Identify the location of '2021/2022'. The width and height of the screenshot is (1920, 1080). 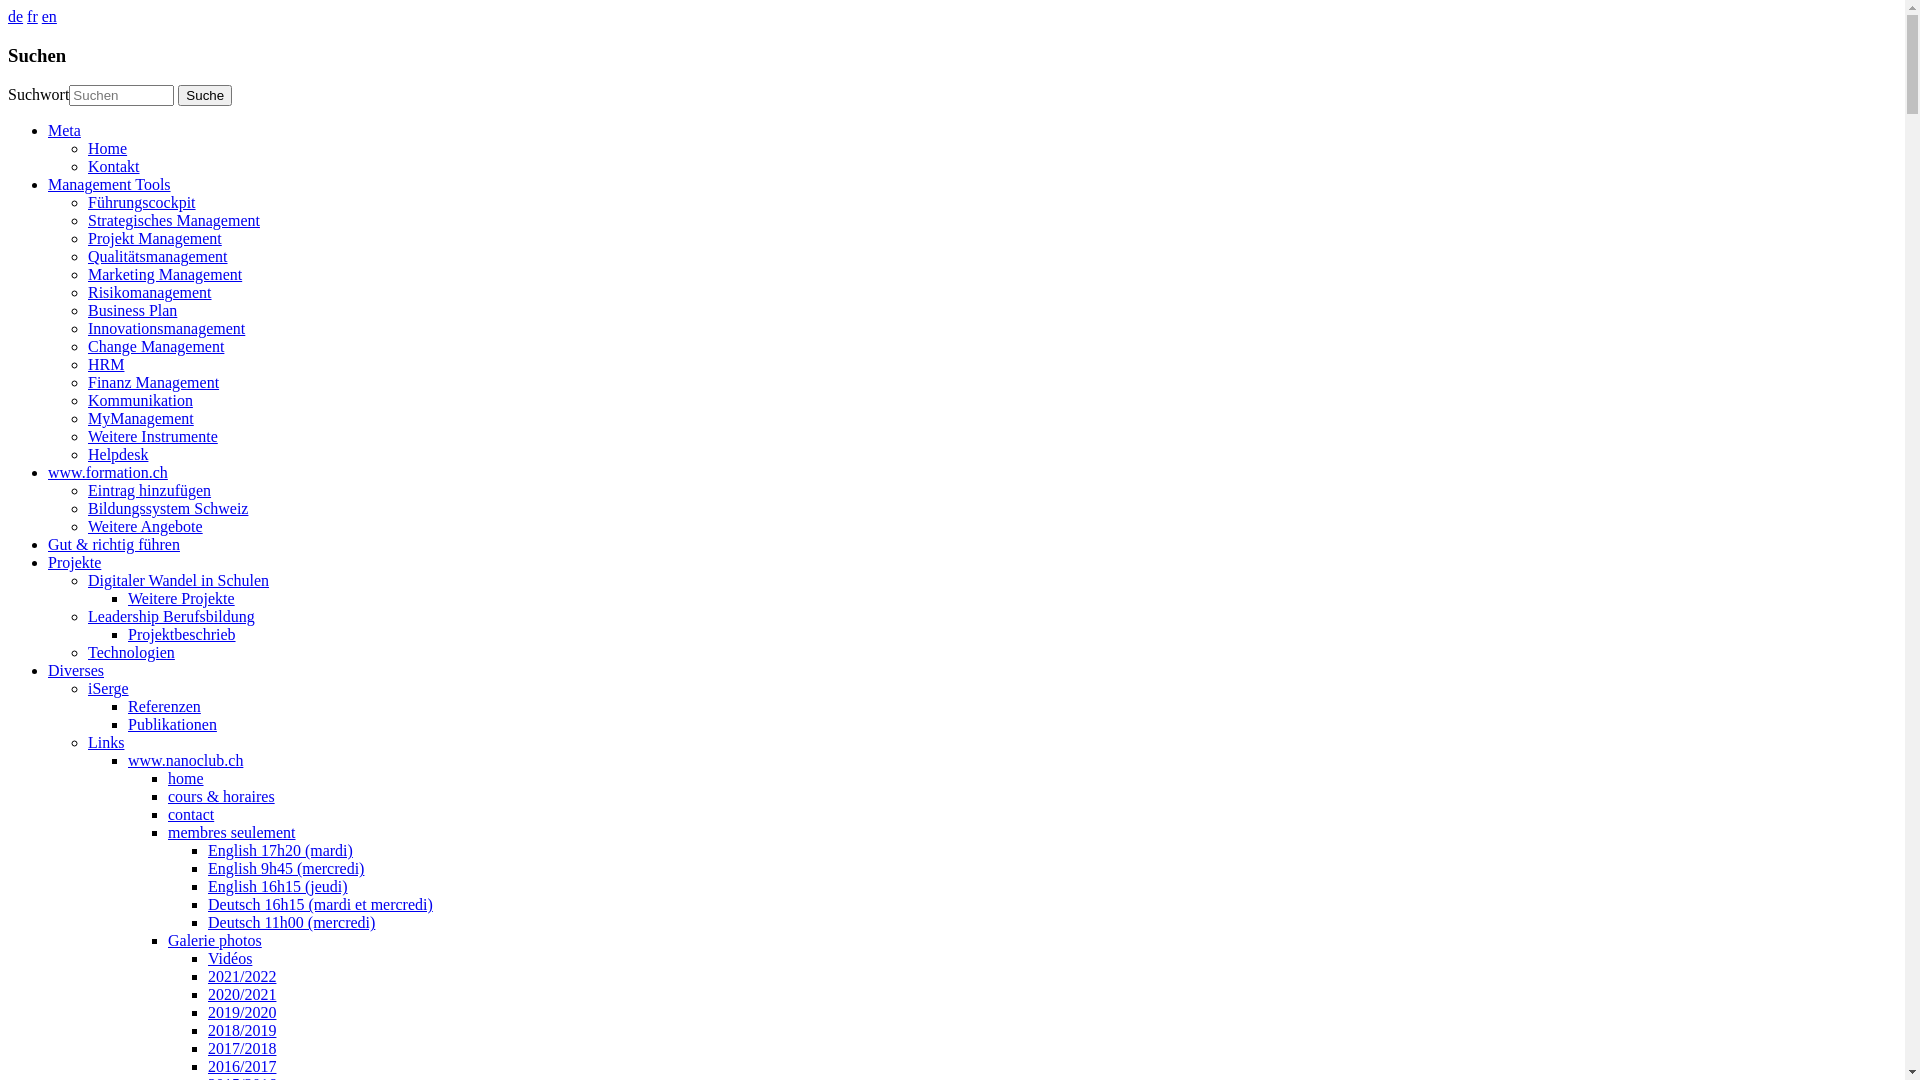
(240, 975).